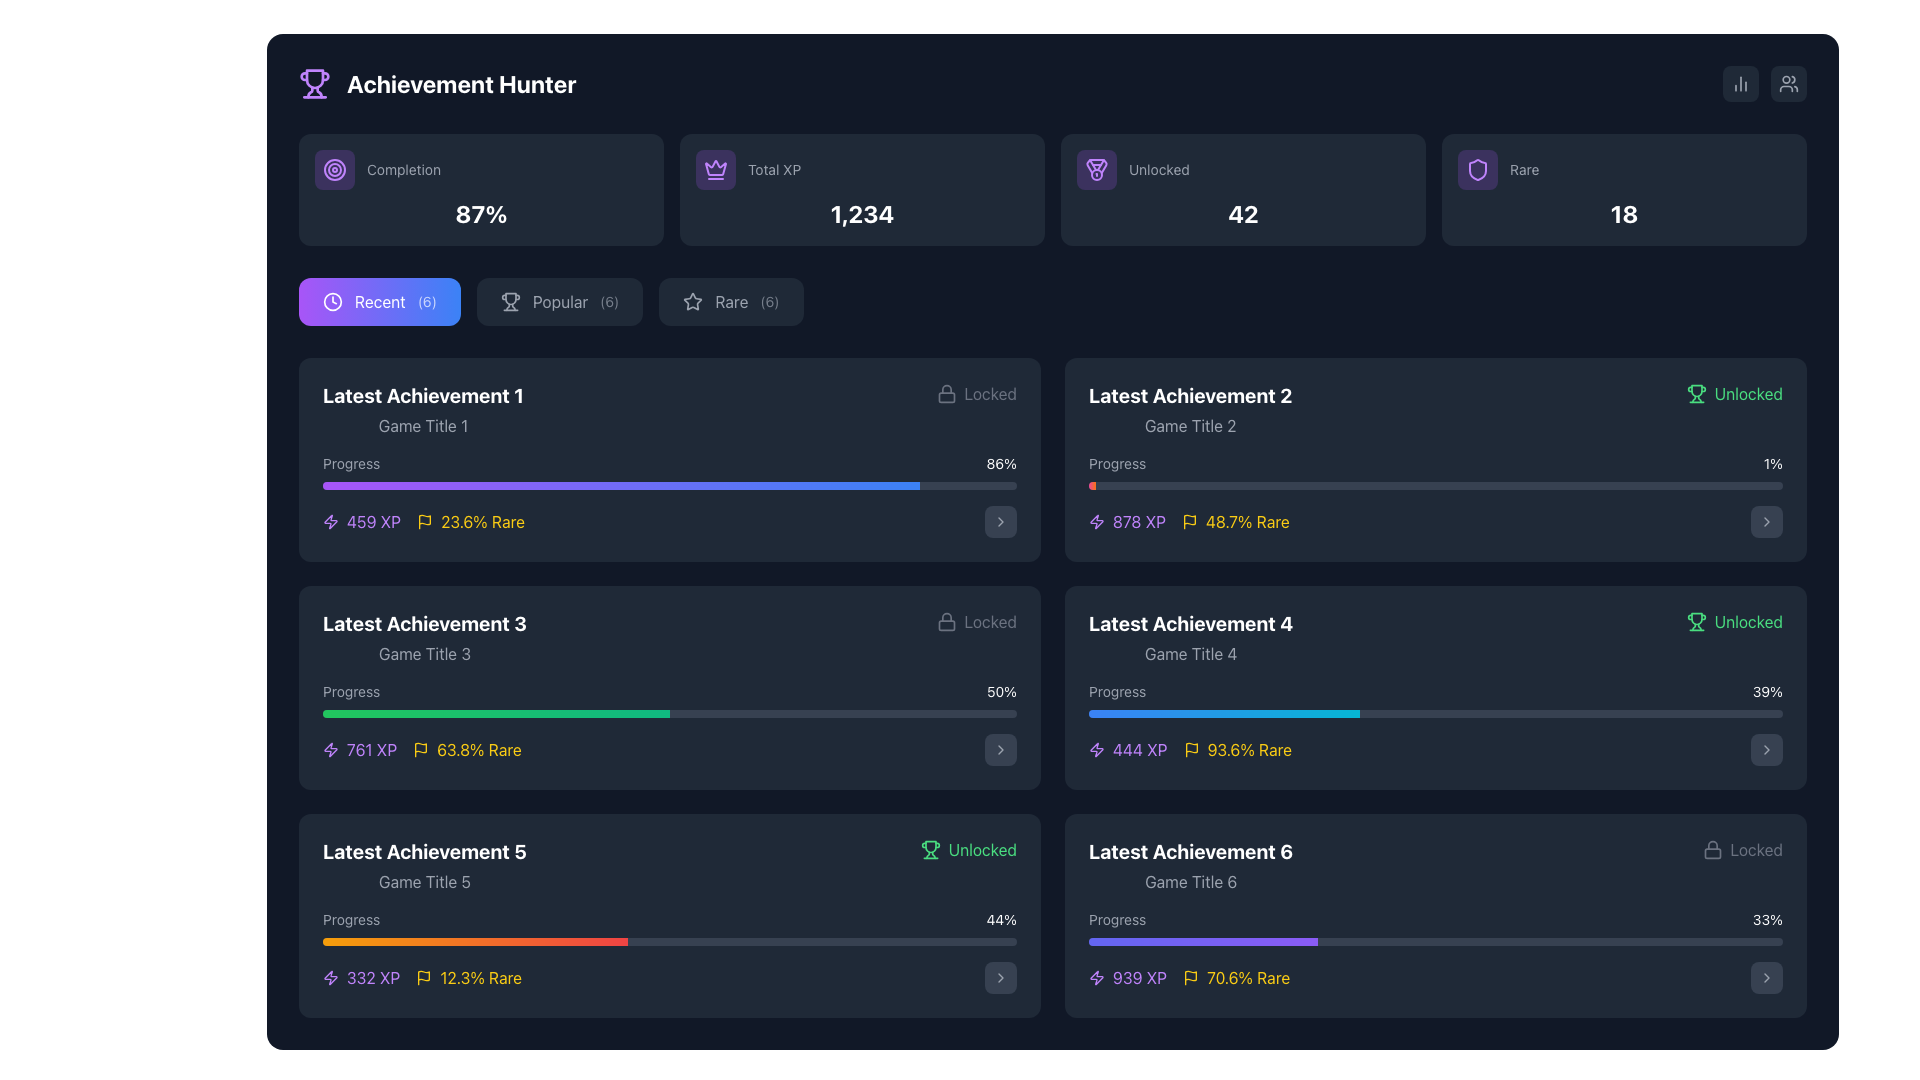 This screenshot has width=1920, height=1080. What do you see at coordinates (1434, 915) in the screenshot?
I see `the Achievement card representing a locked achievement, located in the bottom-right corner of the grid layout, which is the 6th card beneath 'Latest Achievement 4'` at bounding box center [1434, 915].